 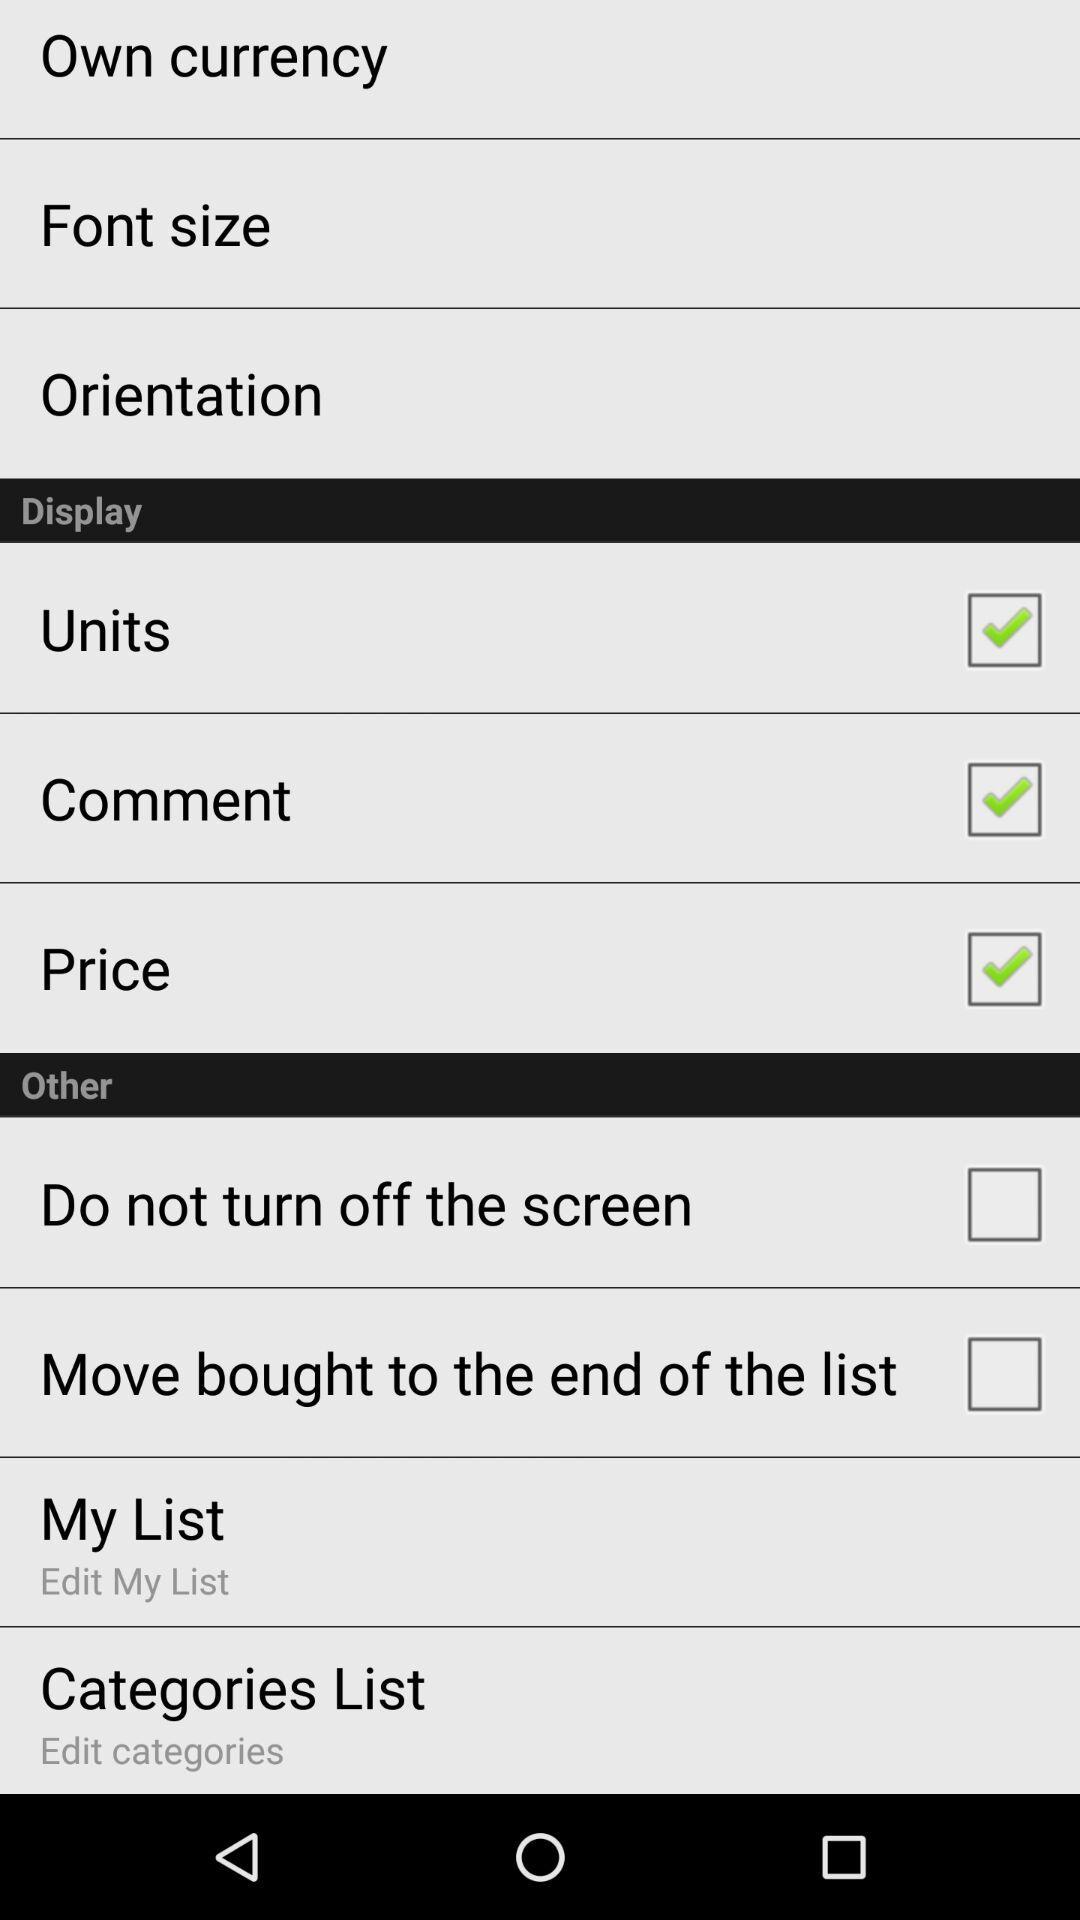 What do you see at coordinates (231, 1685) in the screenshot?
I see `the item below edit my list item` at bounding box center [231, 1685].